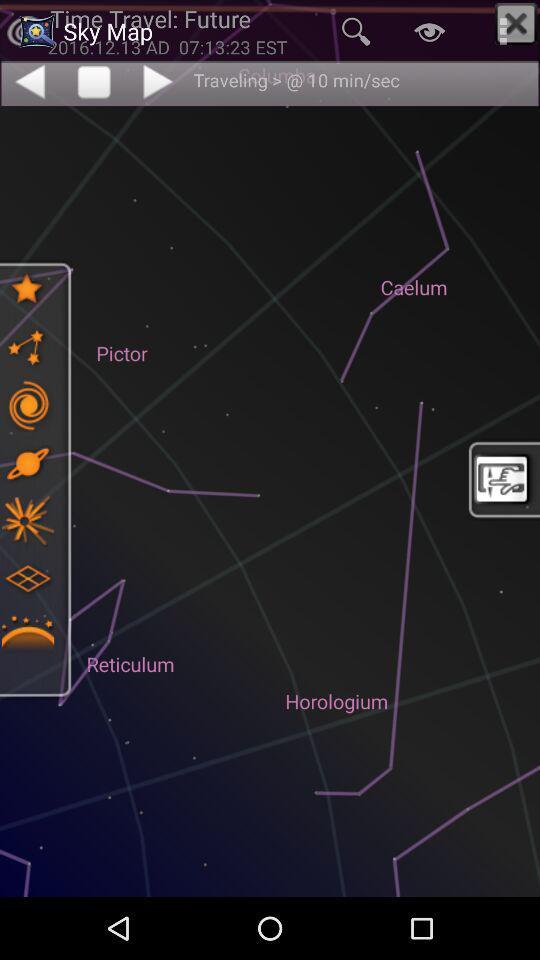  I want to click on the play icon, so click(159, 81).